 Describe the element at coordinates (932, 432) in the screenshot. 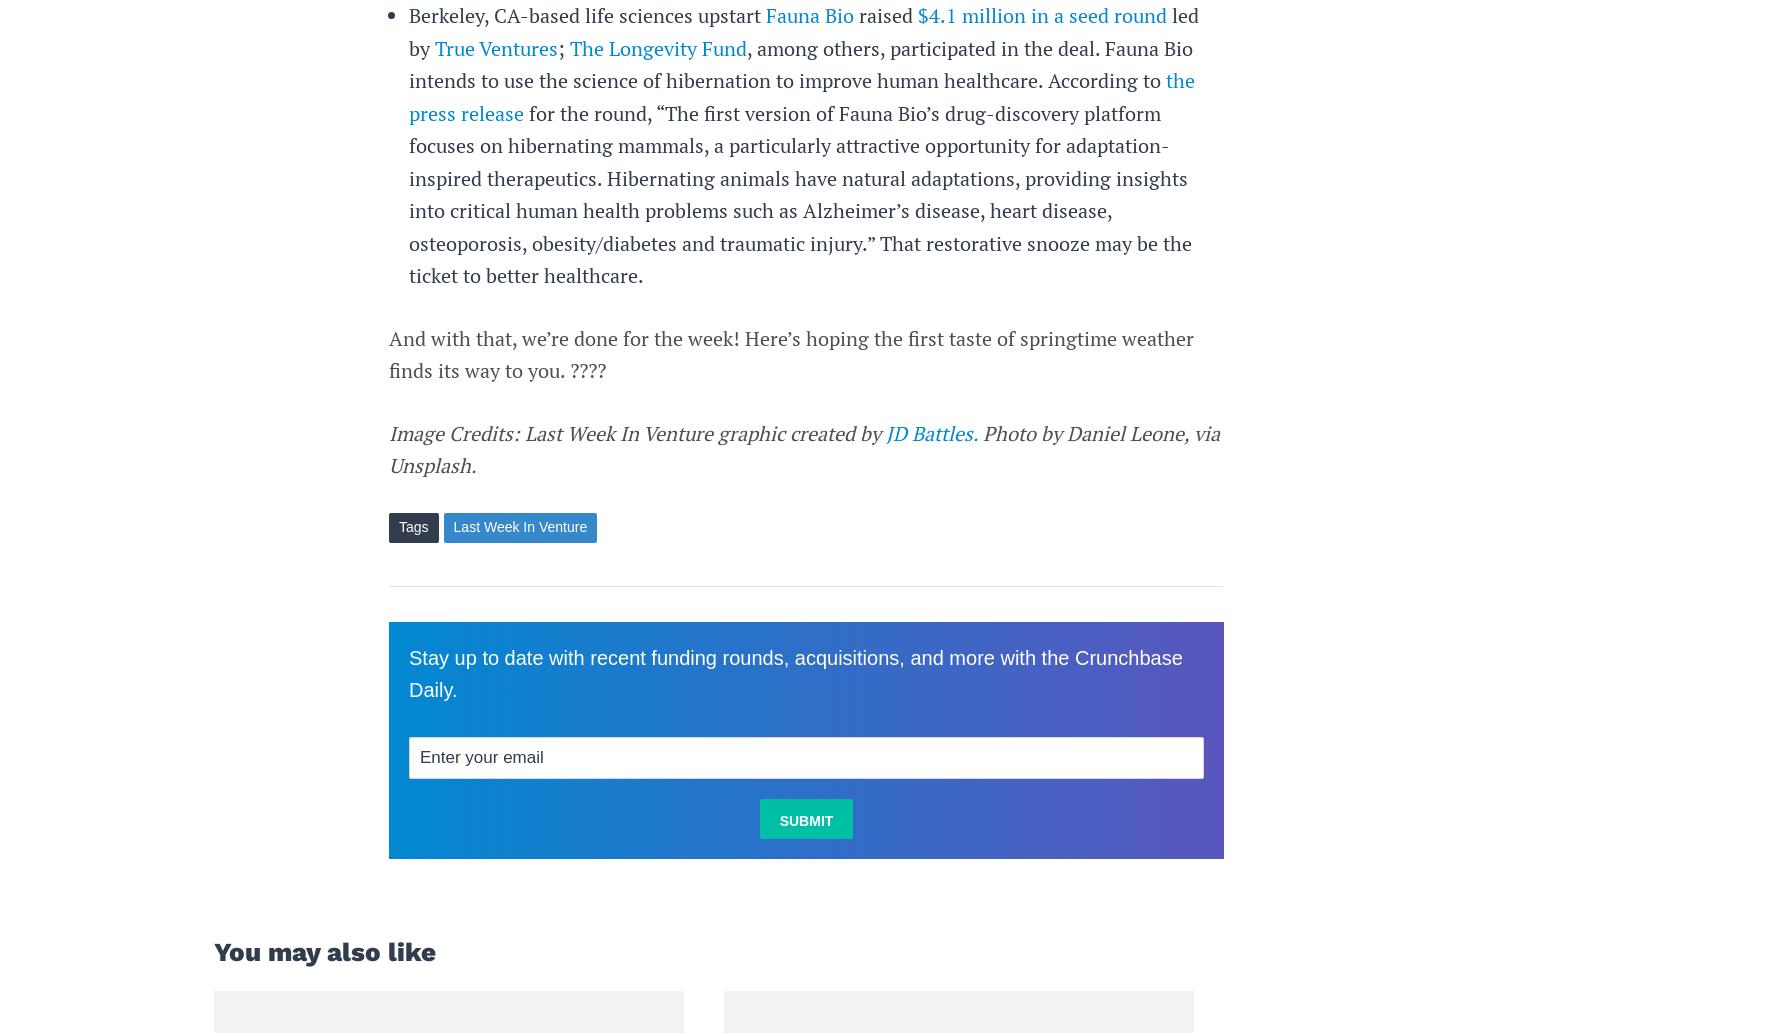

I see `'JD Battles.'` at that location.